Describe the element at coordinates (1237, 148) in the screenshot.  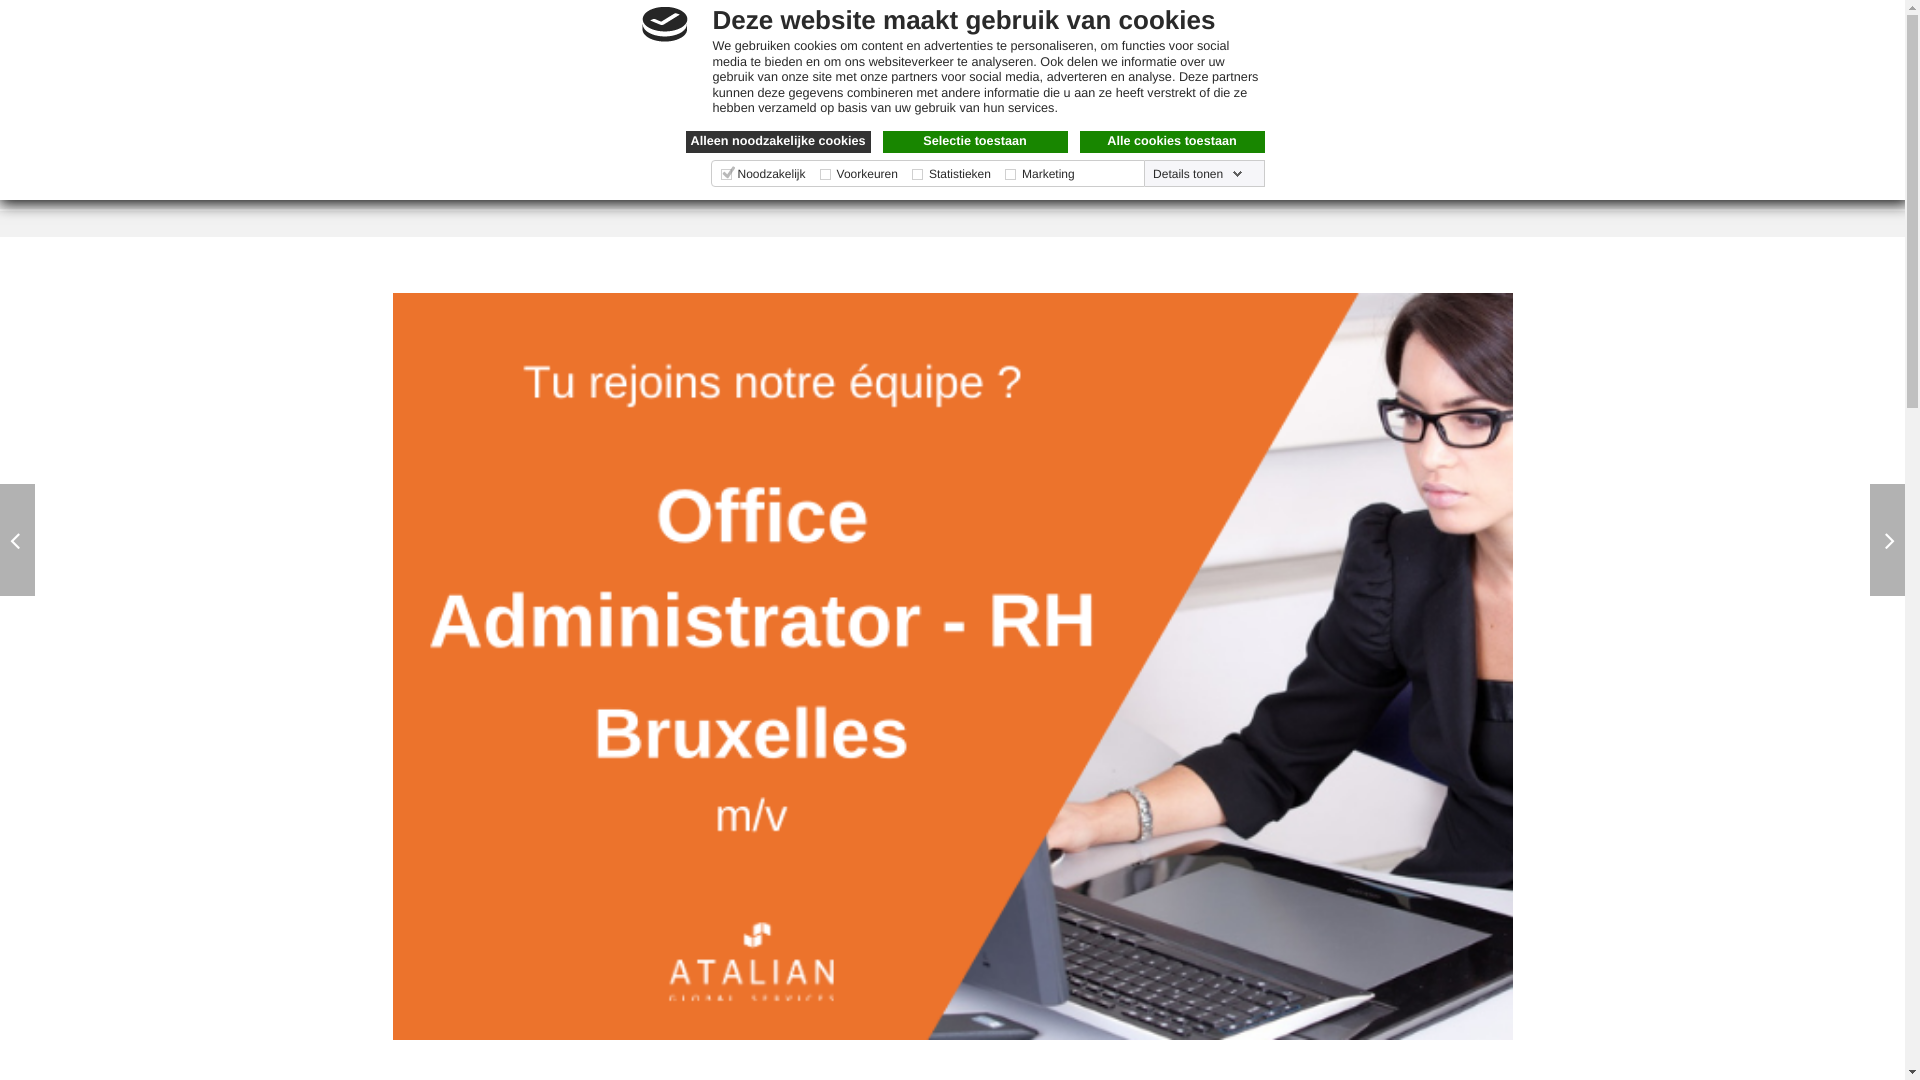
I see `'MVO'` at that location.